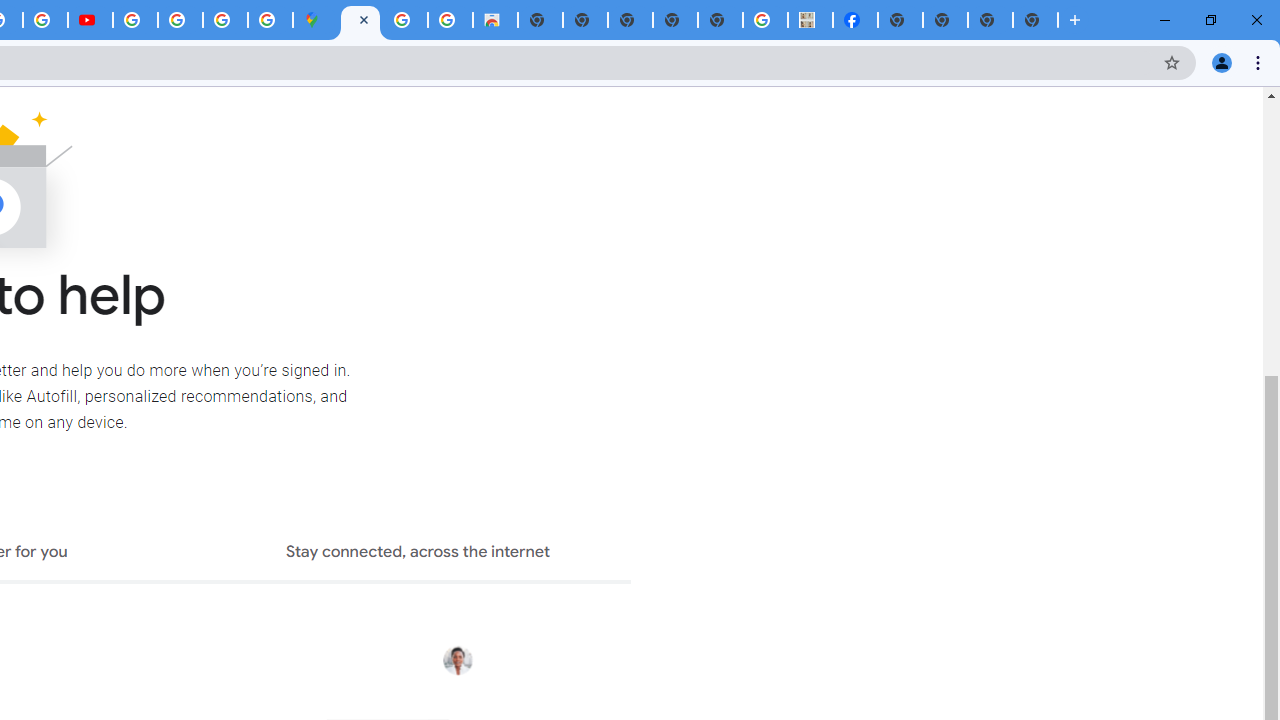 This screenshot has width=1280, height=720. Describe the element at coordinates (416, 554) in the screenshot. I see `'Stay connected, across the internet'` at that location.